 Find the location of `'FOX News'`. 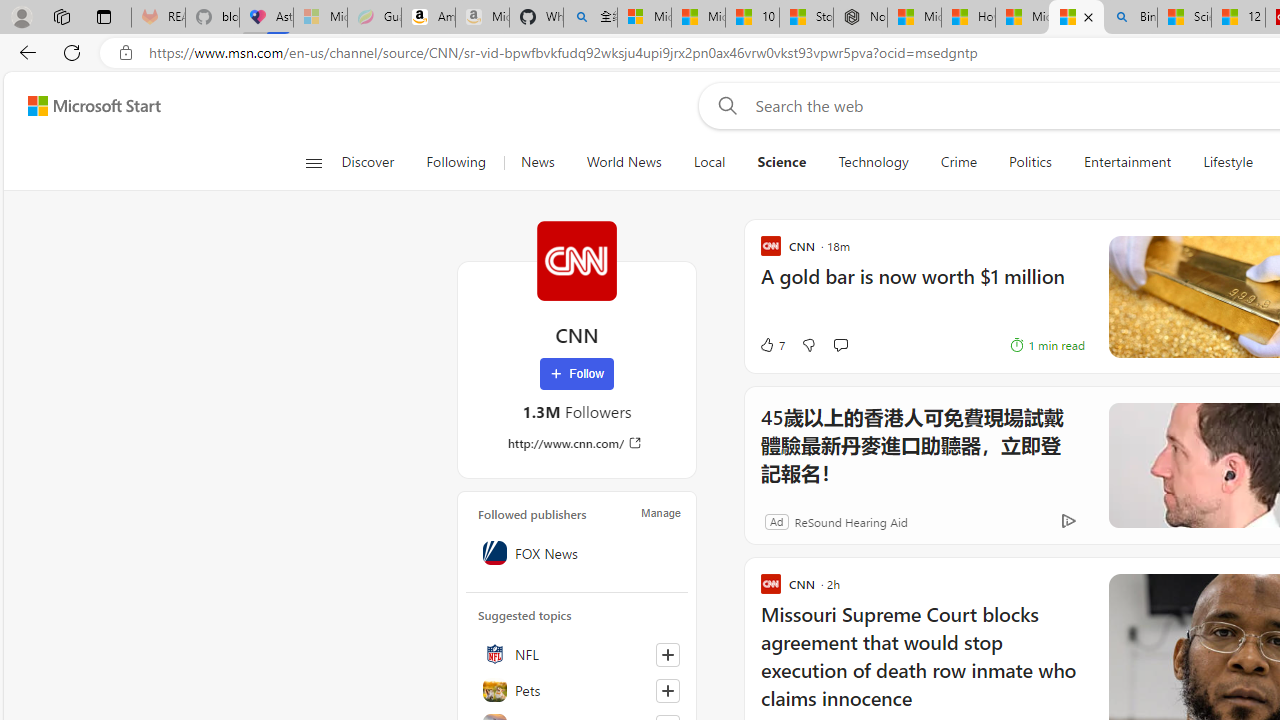

'FOX News' is located at coordinates (576, 552).